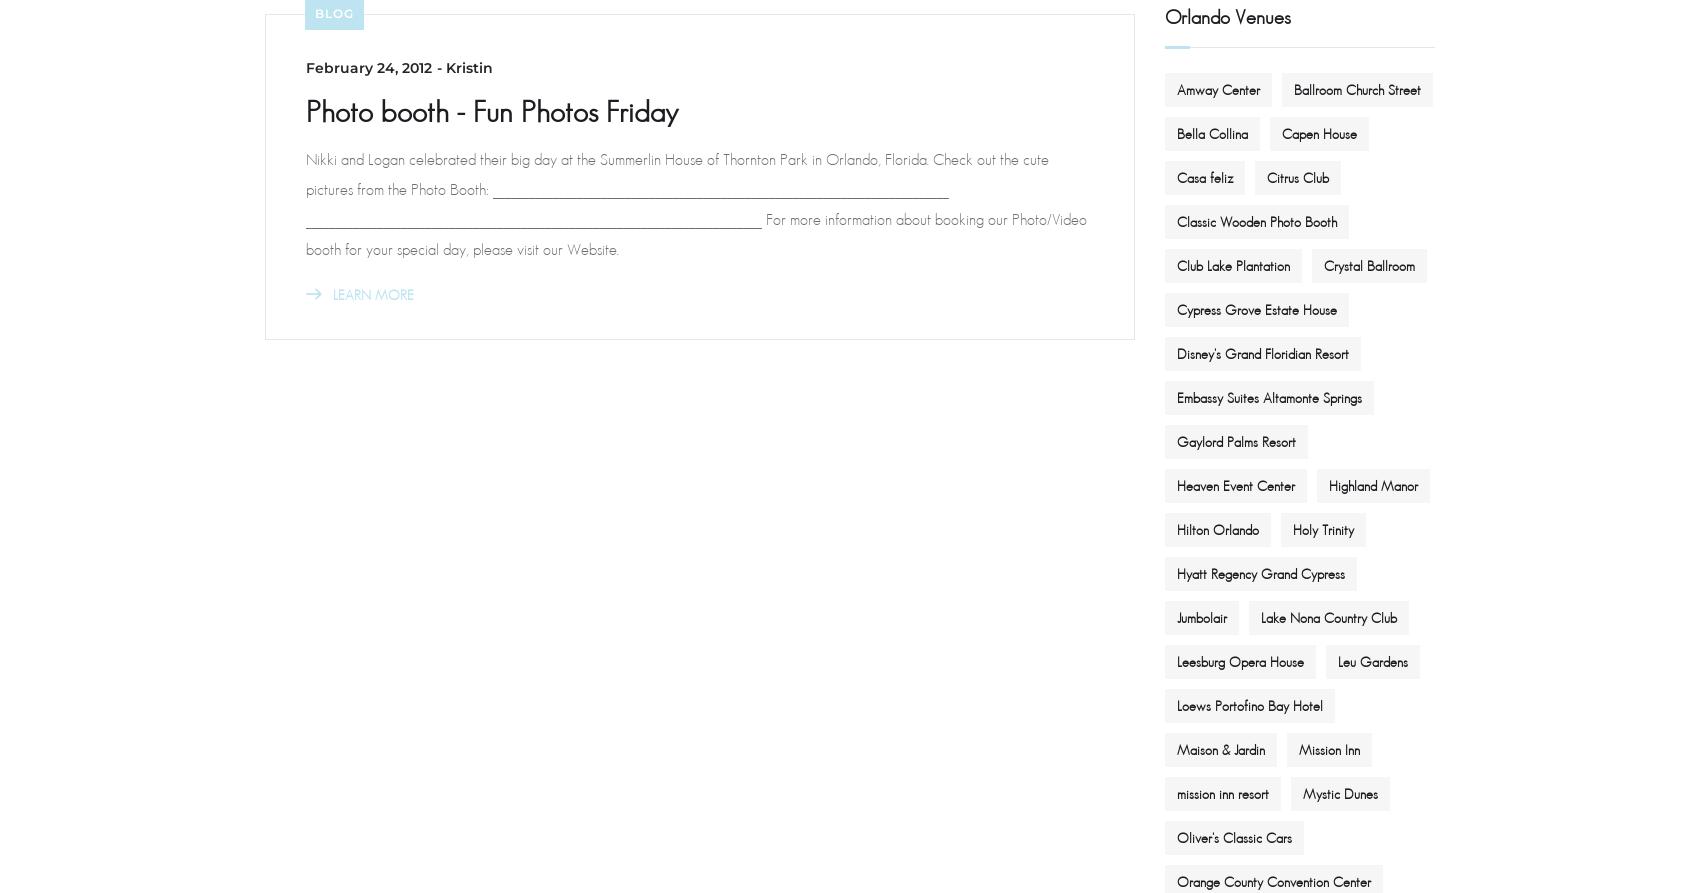  Describe the element at coordinates (1176, 616) in the screenshot. I see `'Jumbolair'` at that location.